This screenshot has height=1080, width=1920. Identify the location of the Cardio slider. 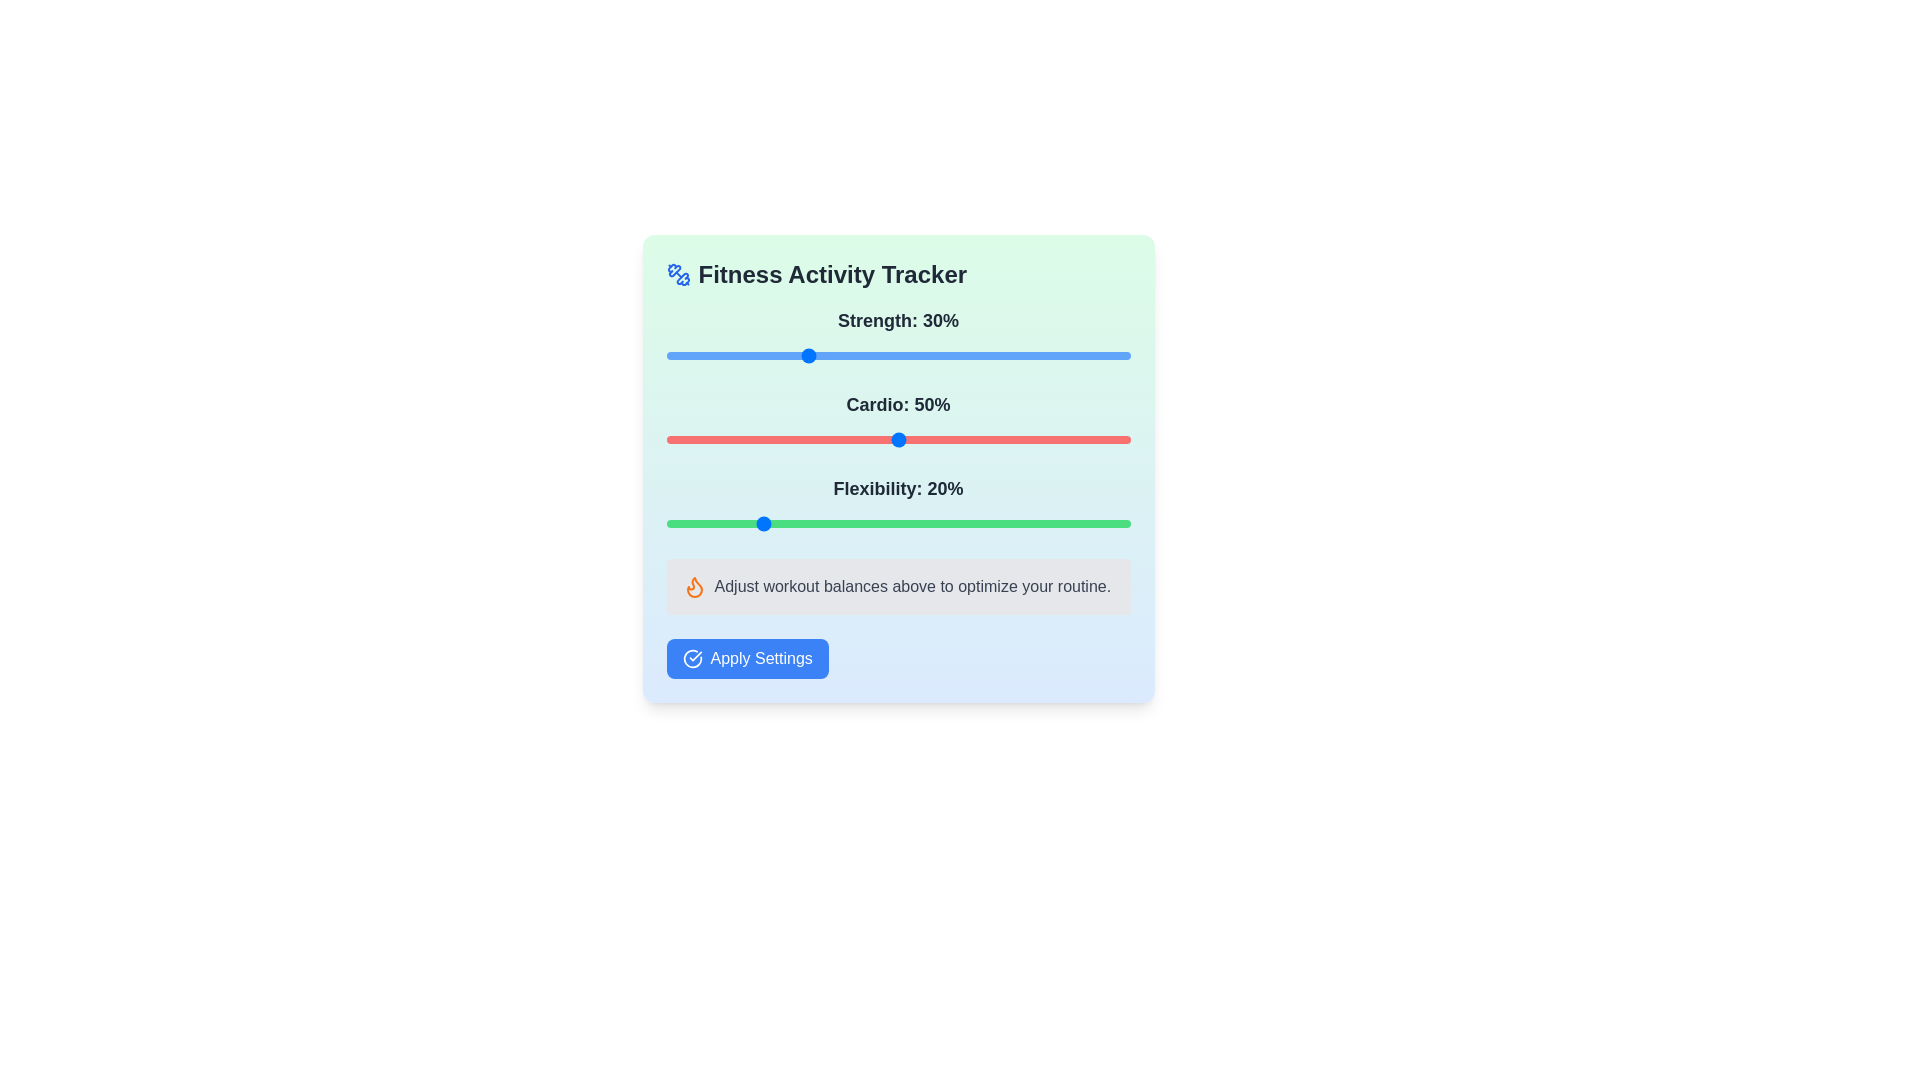
(1110, 438).